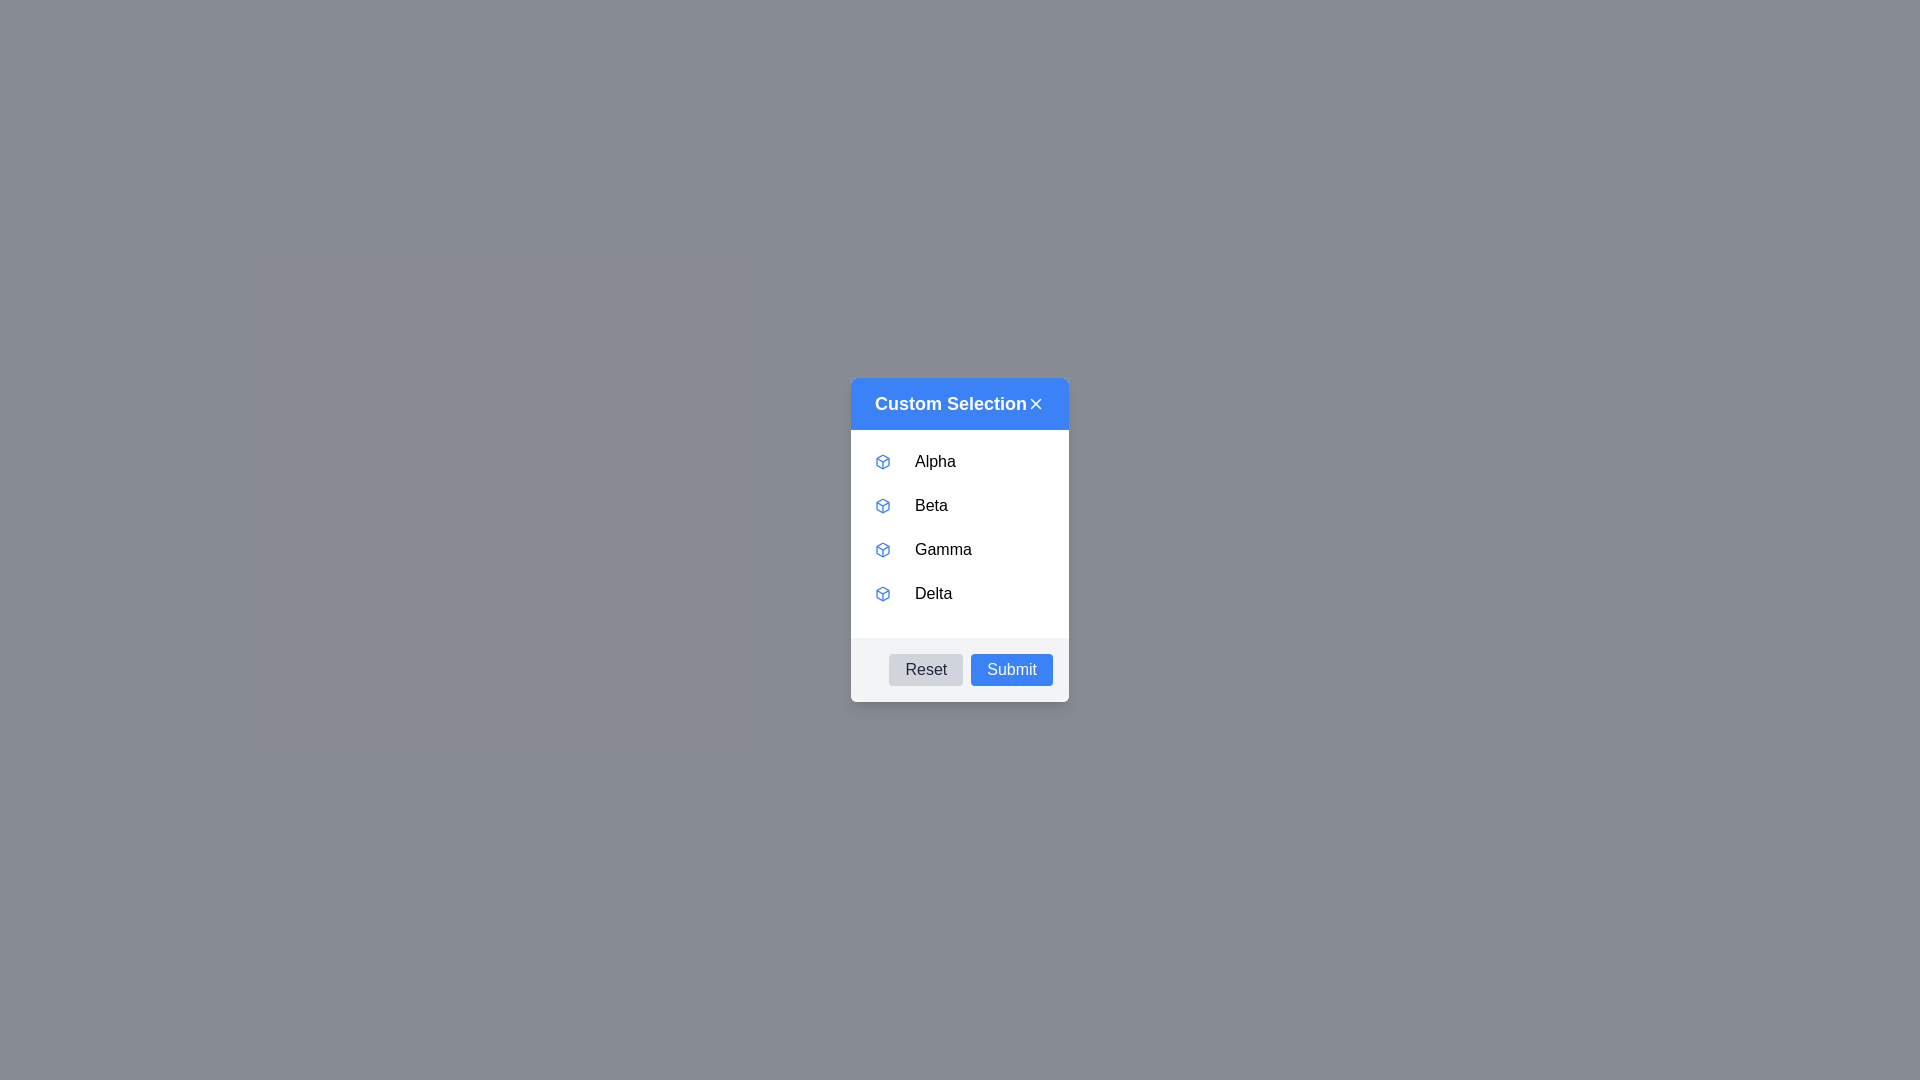  I want to click on the selectable list item labeled 'Gamma' in the modal window titled 'Custom Selection', so click(960, 550).